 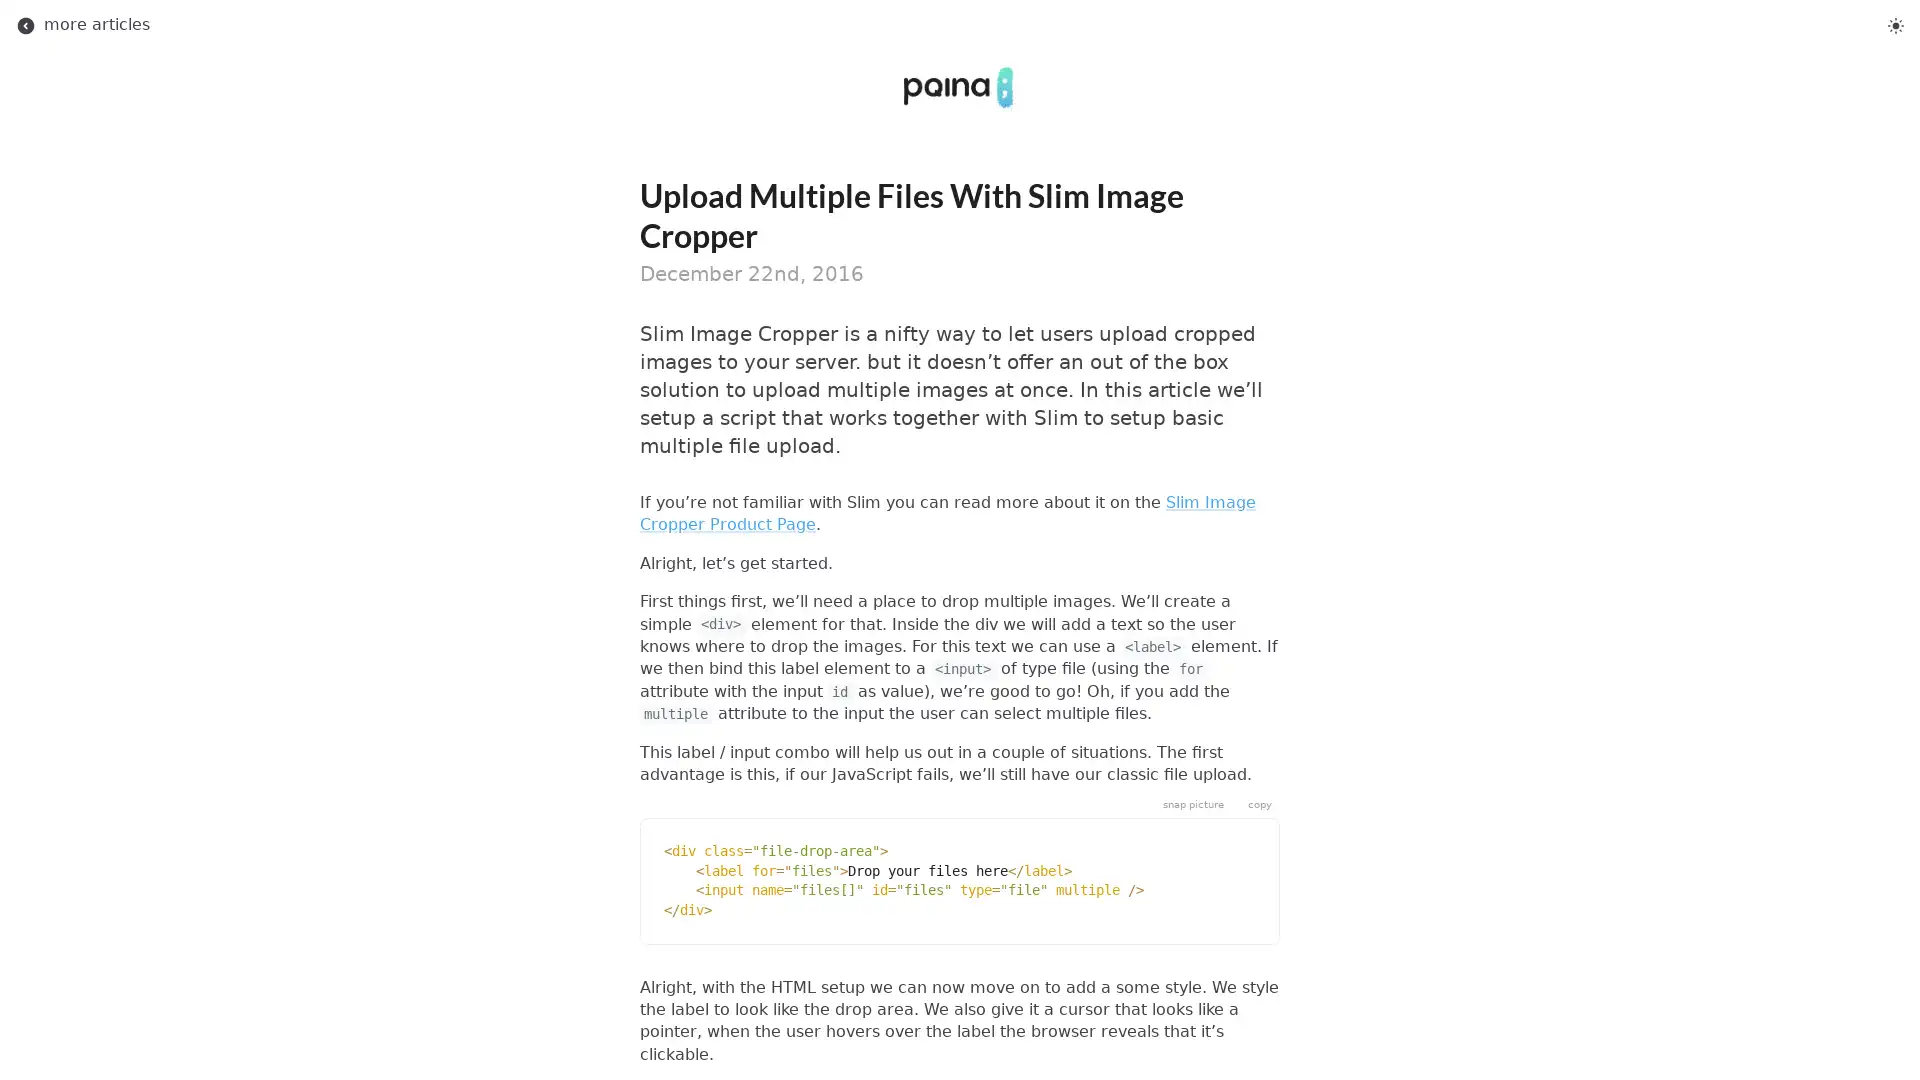 I want to click on copy, so click(x=1258, y=802).